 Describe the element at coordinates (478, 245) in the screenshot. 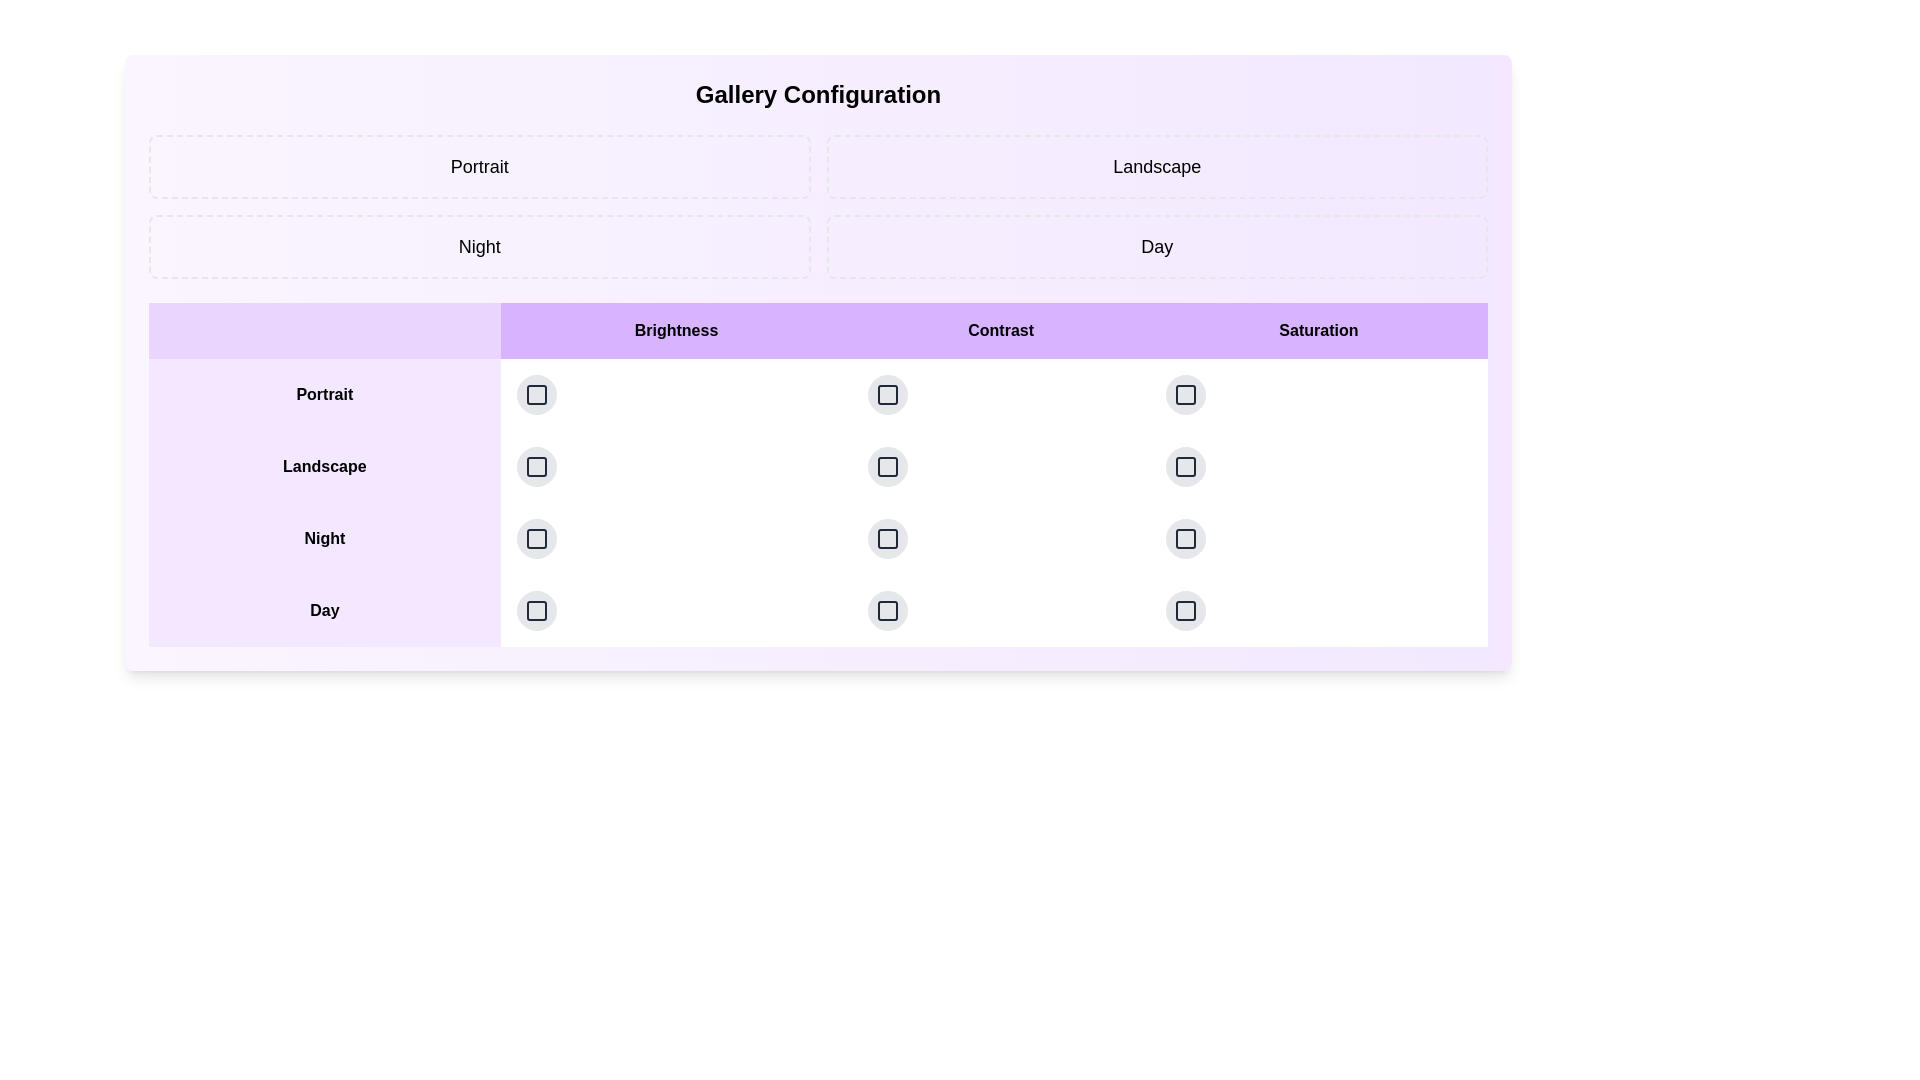

I see `the 'Night' option item with a light purple background located in the lower-left quadrant of the grid layout` at that location.